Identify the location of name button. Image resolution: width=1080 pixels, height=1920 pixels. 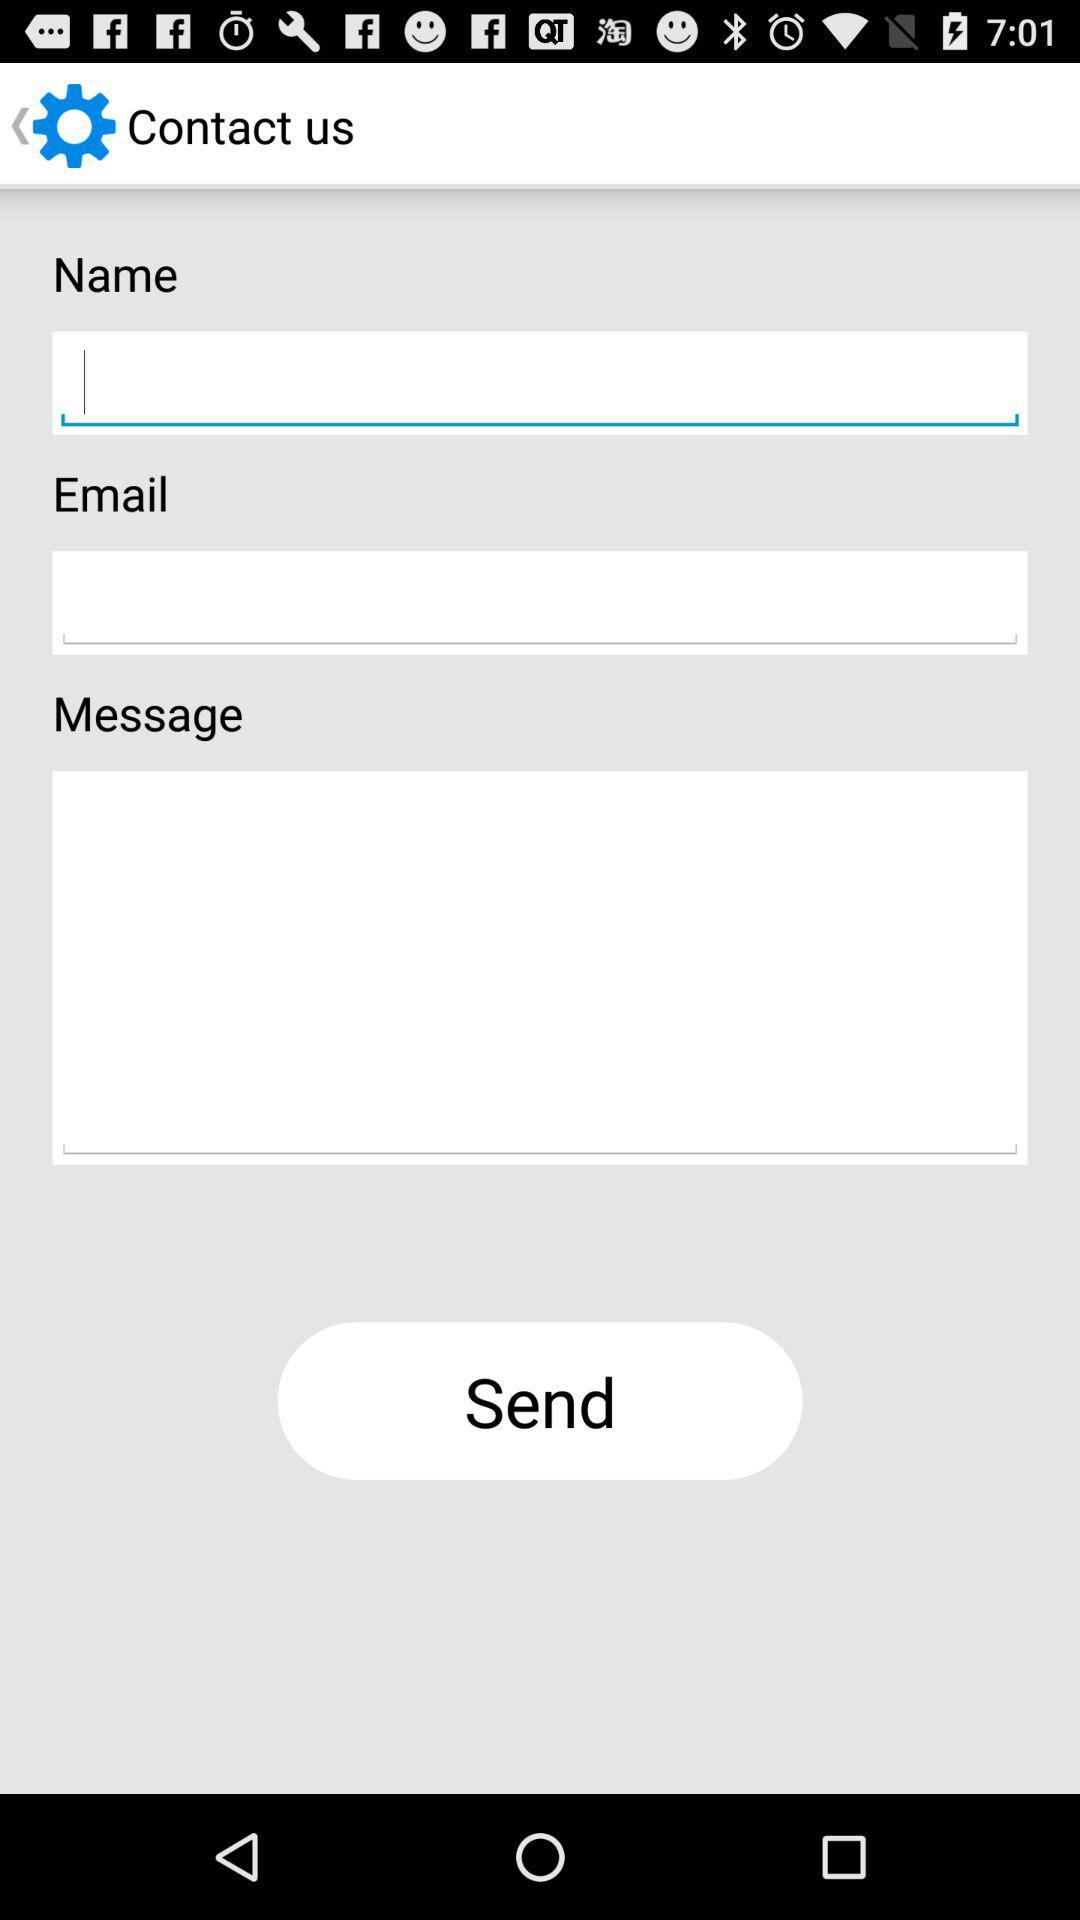
(540, 383).